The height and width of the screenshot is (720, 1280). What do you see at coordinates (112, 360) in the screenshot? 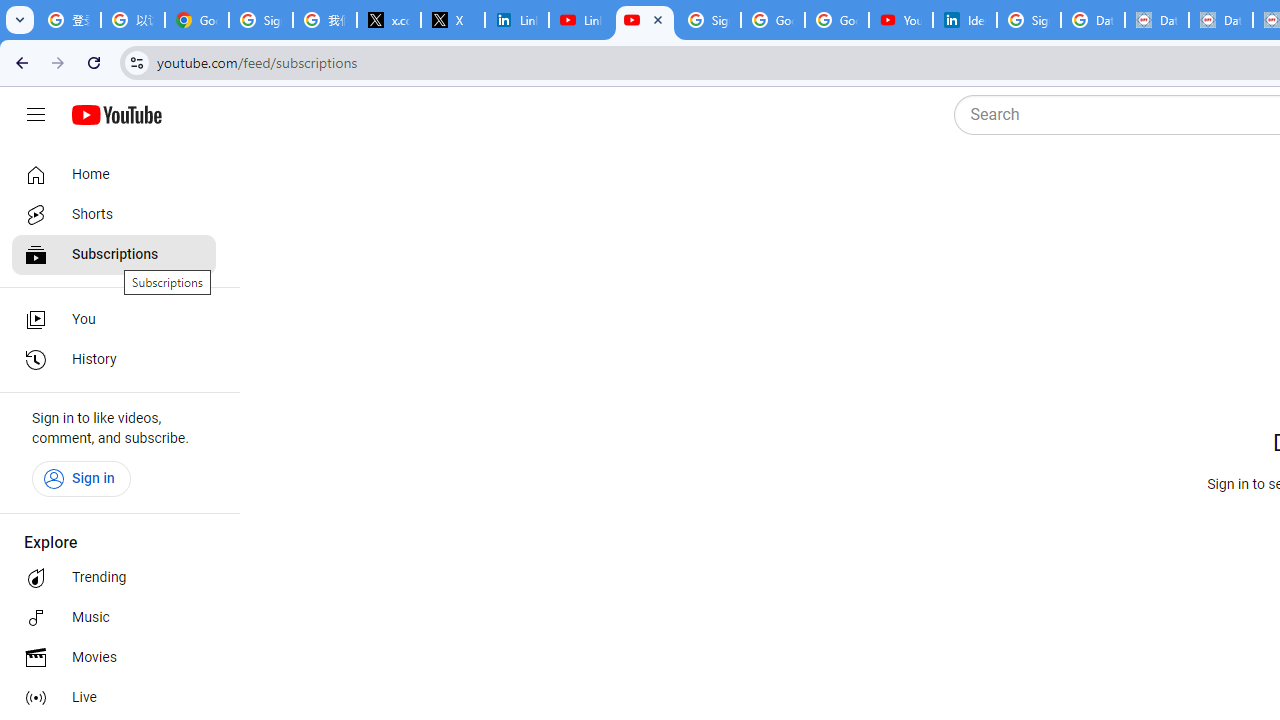
I see `'History'` at bounding box center [112, 360].